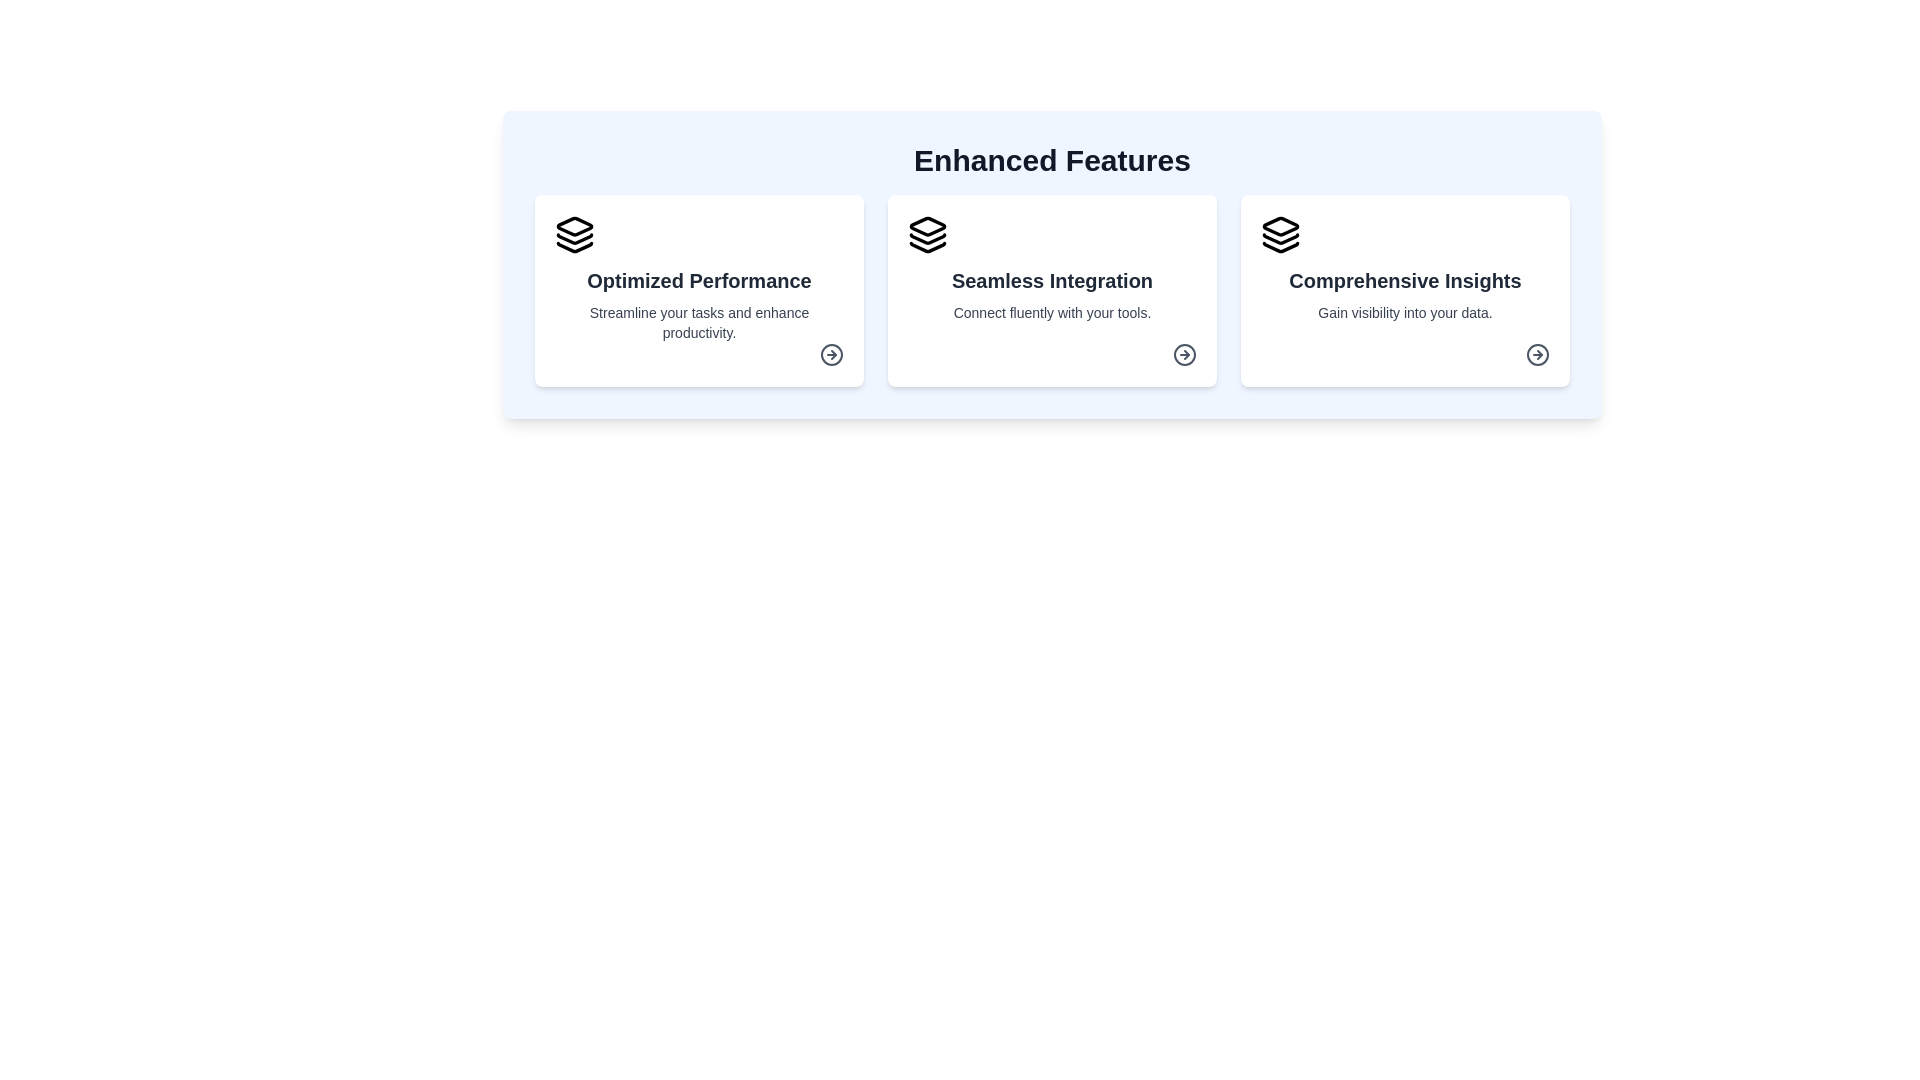 The image size is (1920, 1080). What do you see at coordinates (926, 238) in the screenshot?
I see `the second graphical icon resembling layered shapes within the central card of the 'Seamless Integration' layout` at bounding box center [926, 238].